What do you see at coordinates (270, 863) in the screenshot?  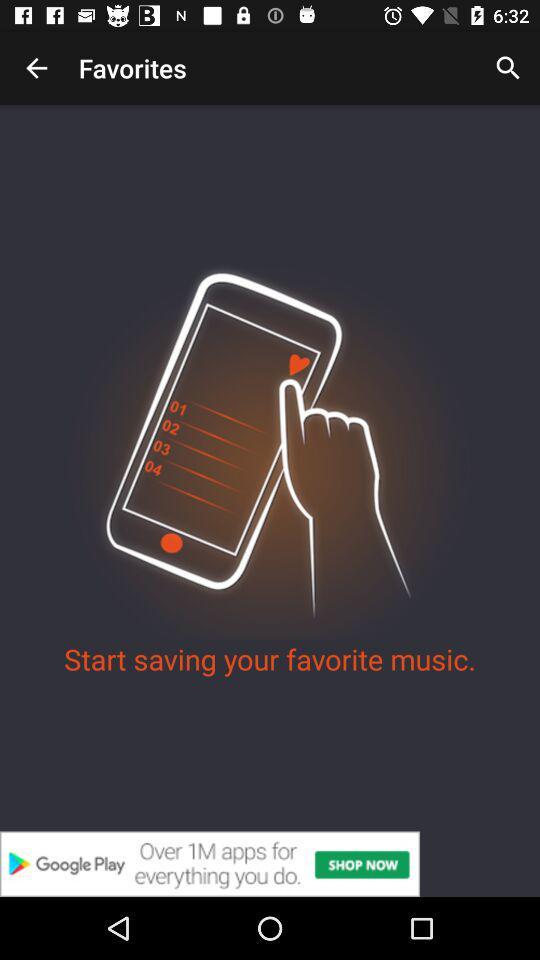 I see `the advertisement` at bounding box center [270, 863].